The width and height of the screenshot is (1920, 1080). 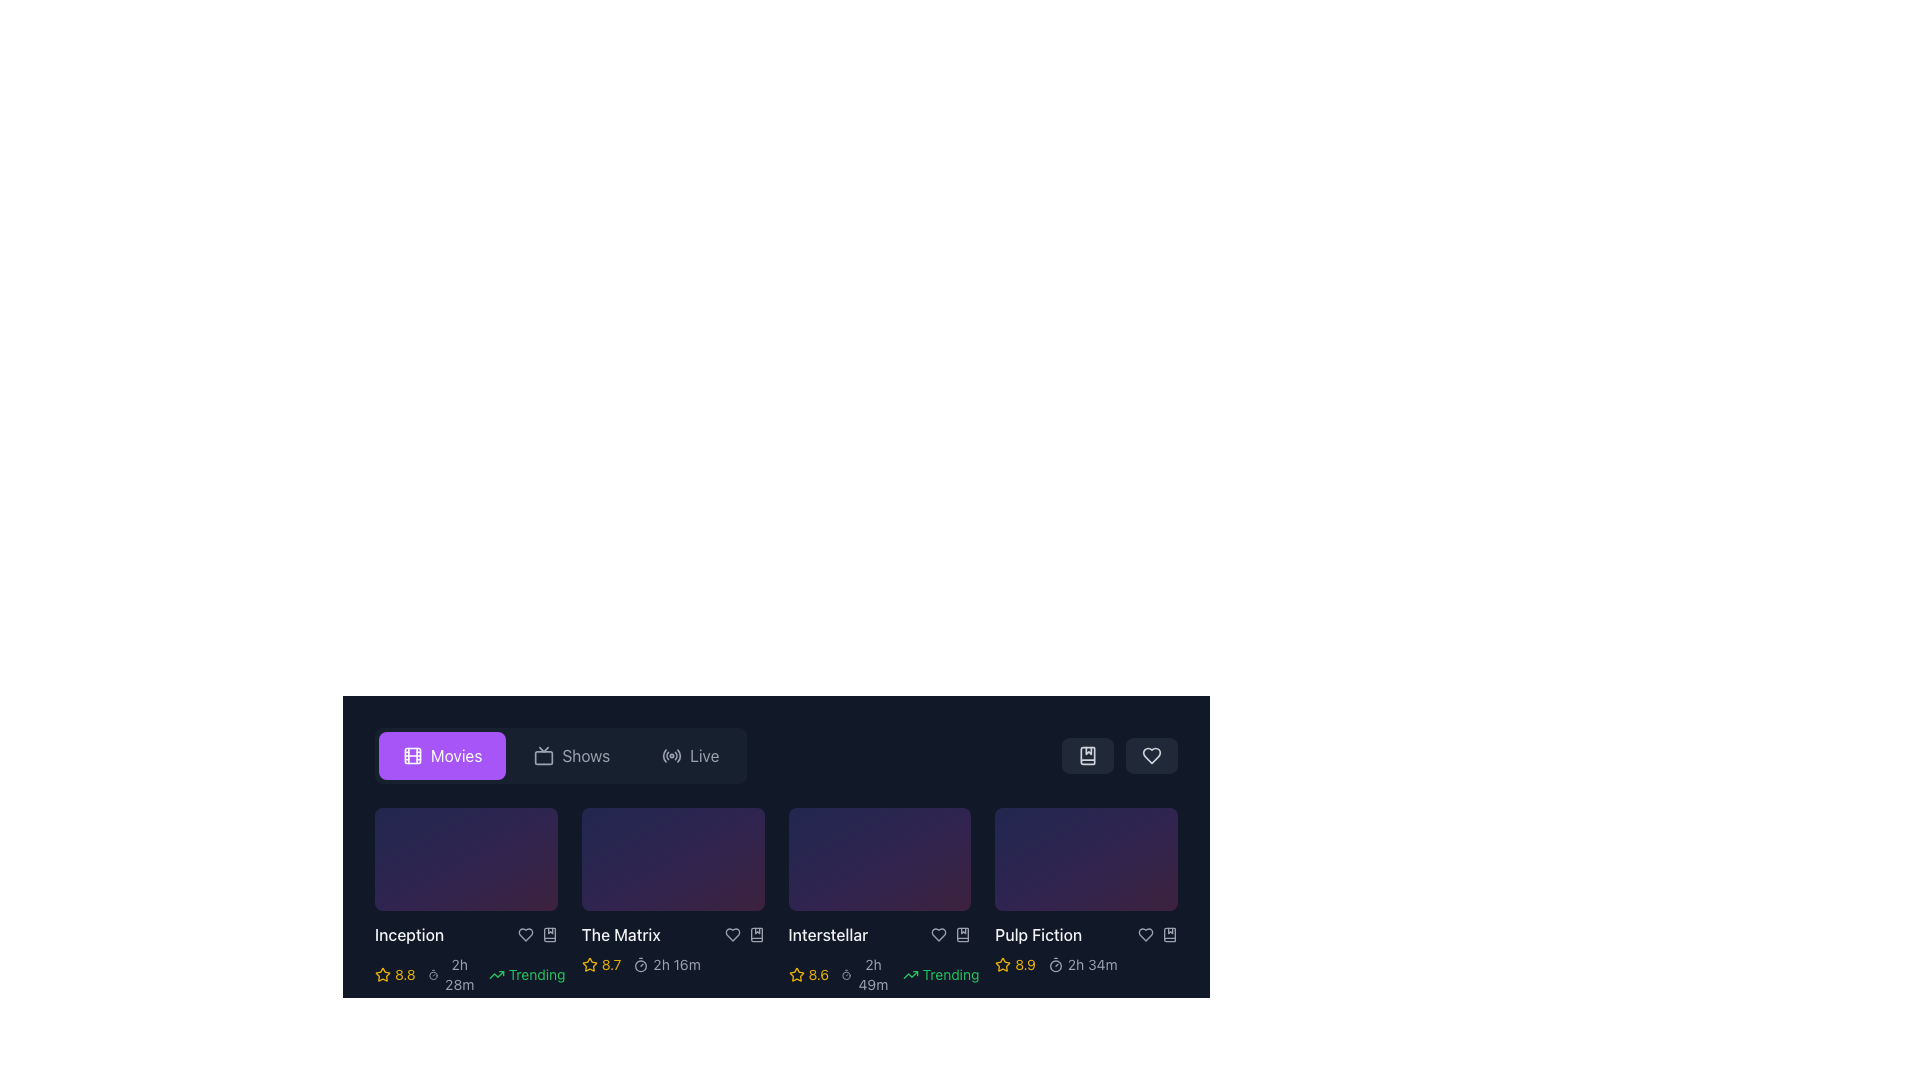 What do you see at coordinates (465, 901) in the screenshot?
I see `the play button for the movie 'Inception'` at bounding box center [465, 901].